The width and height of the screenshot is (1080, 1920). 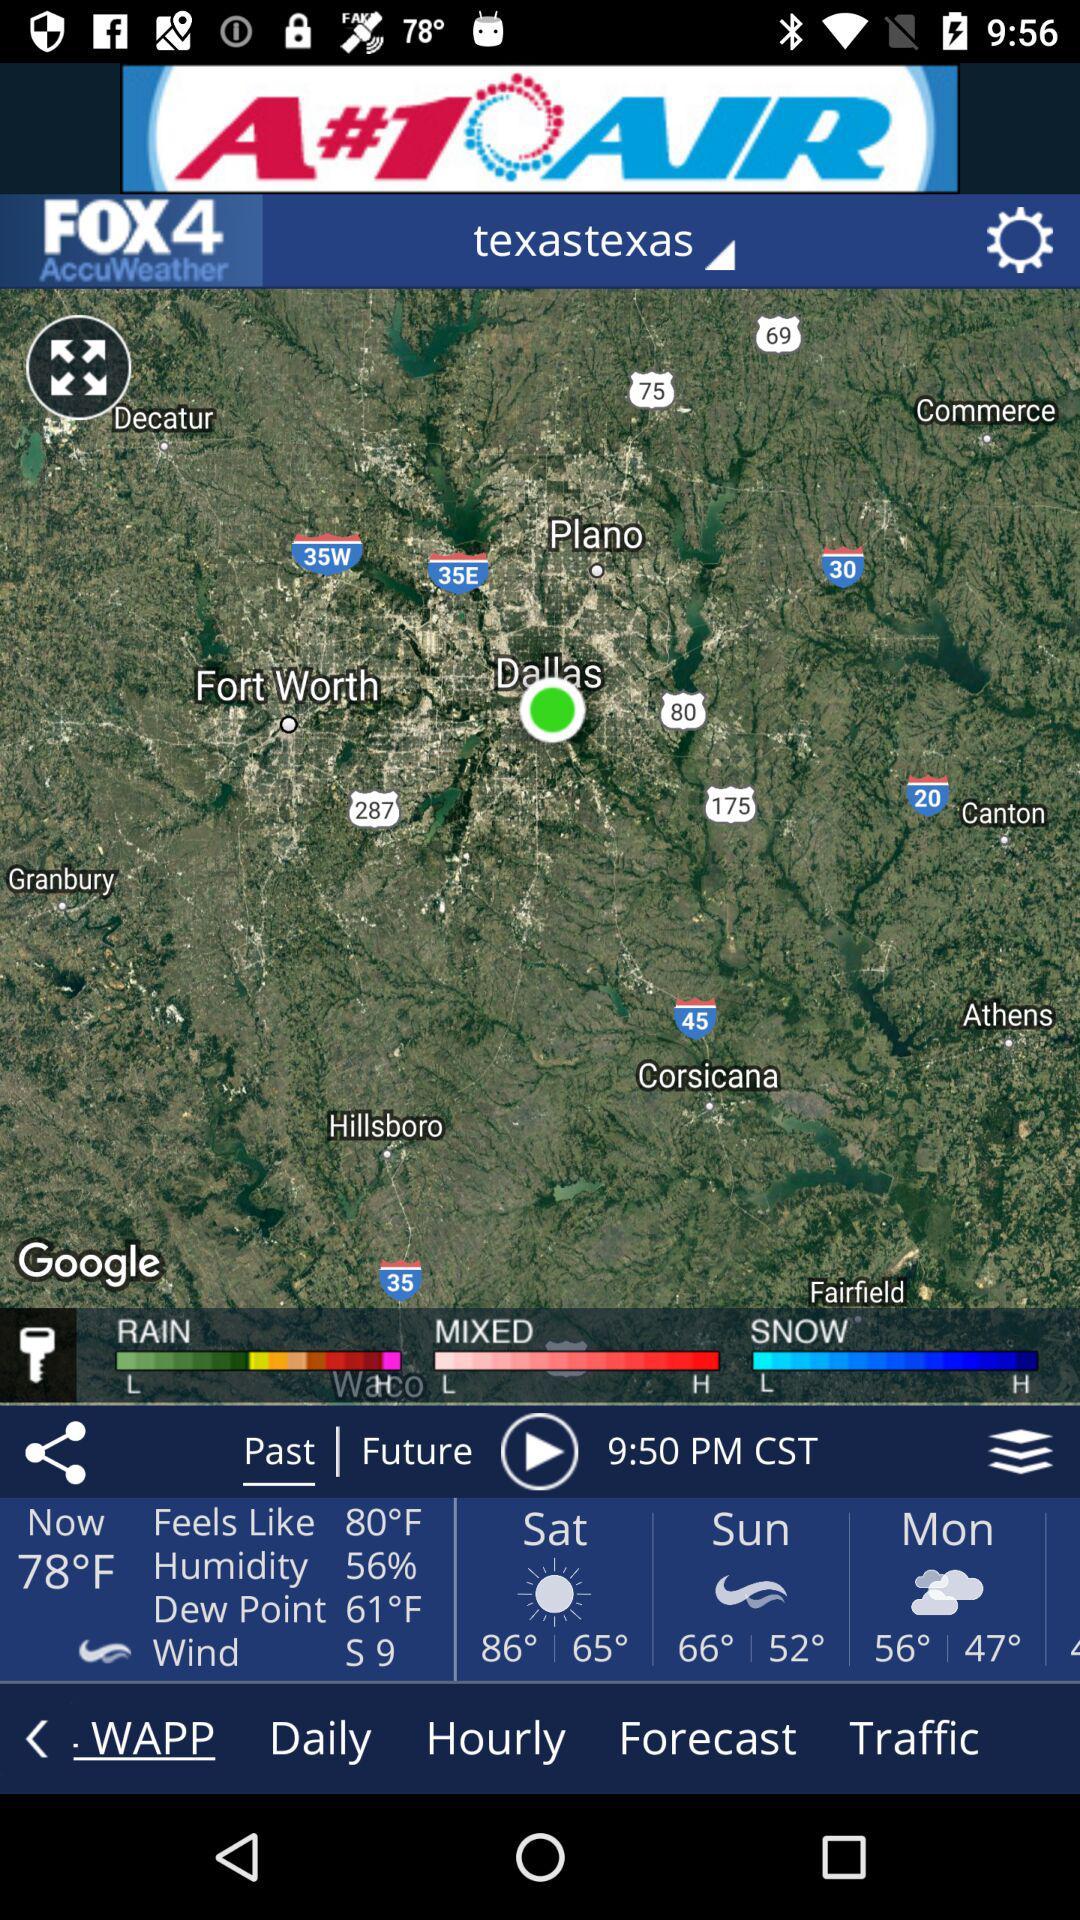 I want to click on the layers icon, so click(x=1020, y=1451).